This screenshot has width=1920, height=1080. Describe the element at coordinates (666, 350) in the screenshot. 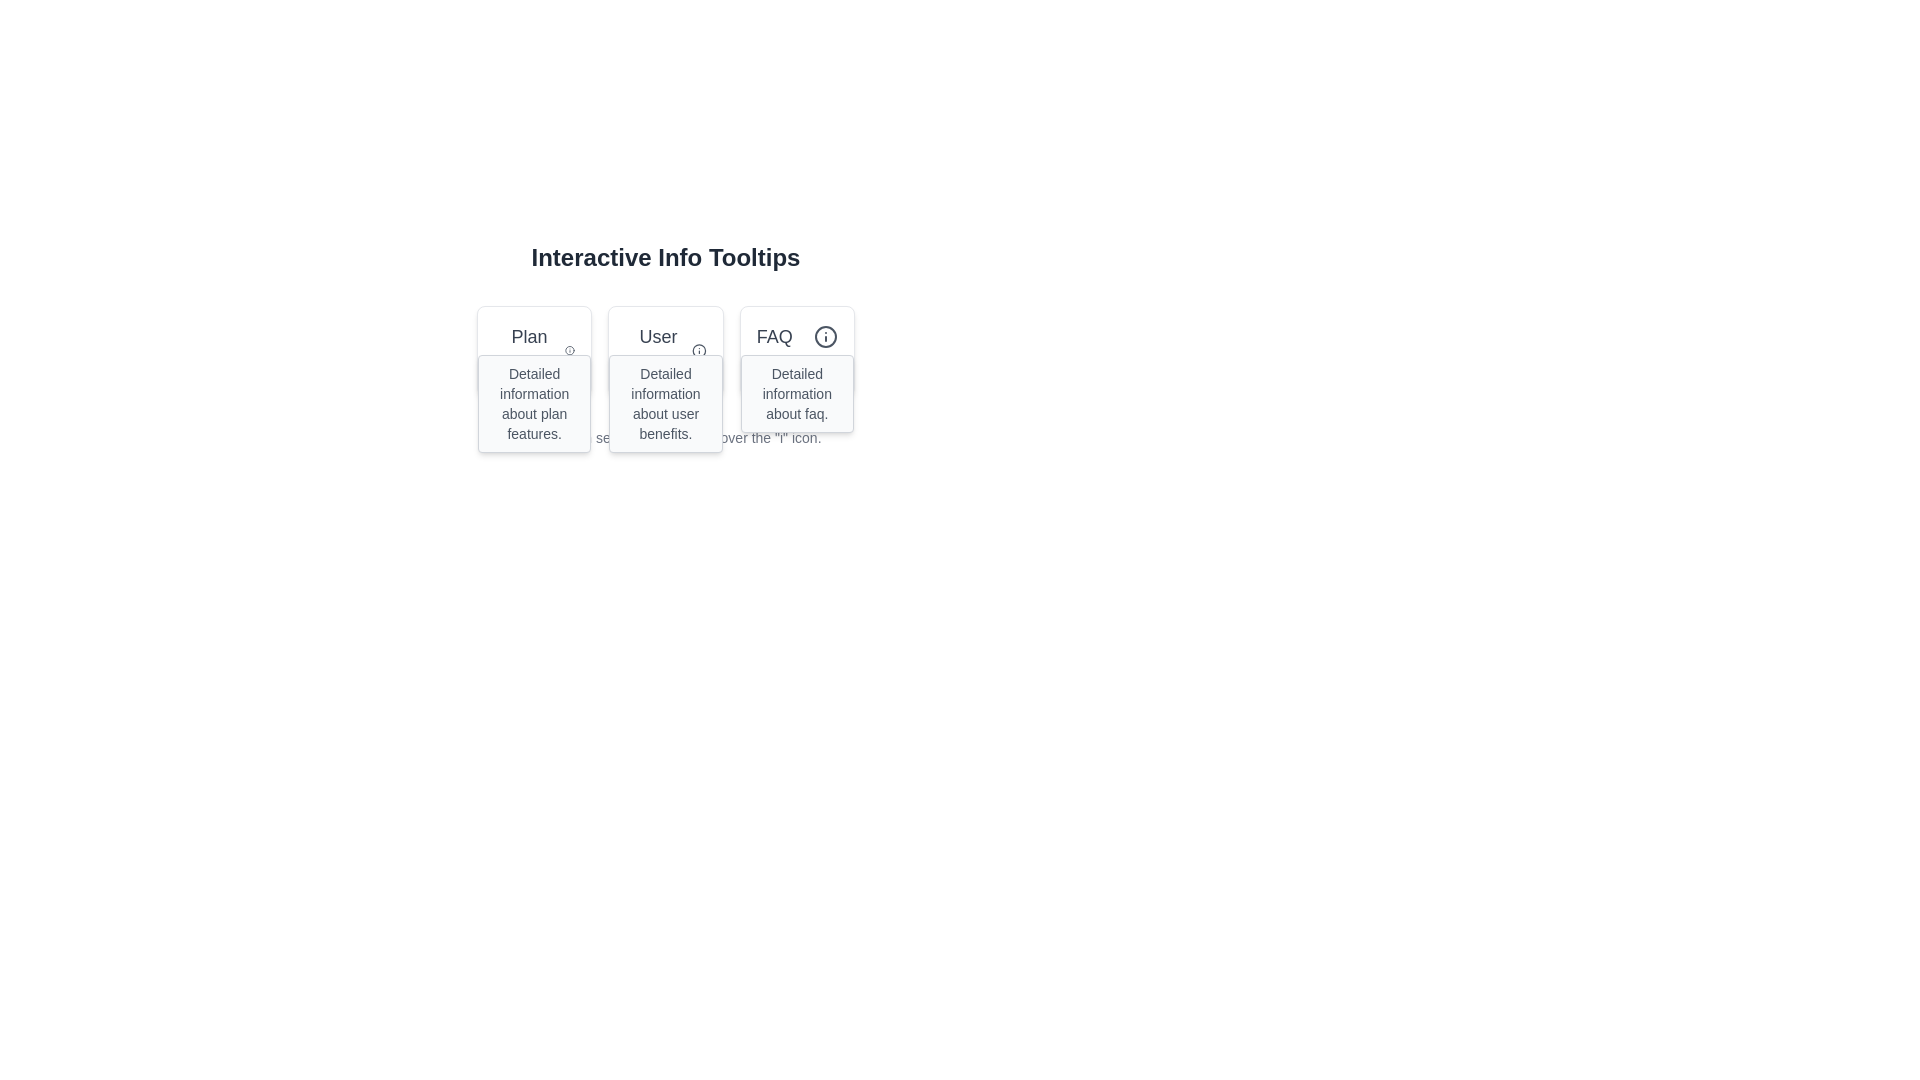

I see `the information icon next to the user benefits text label` at that location.